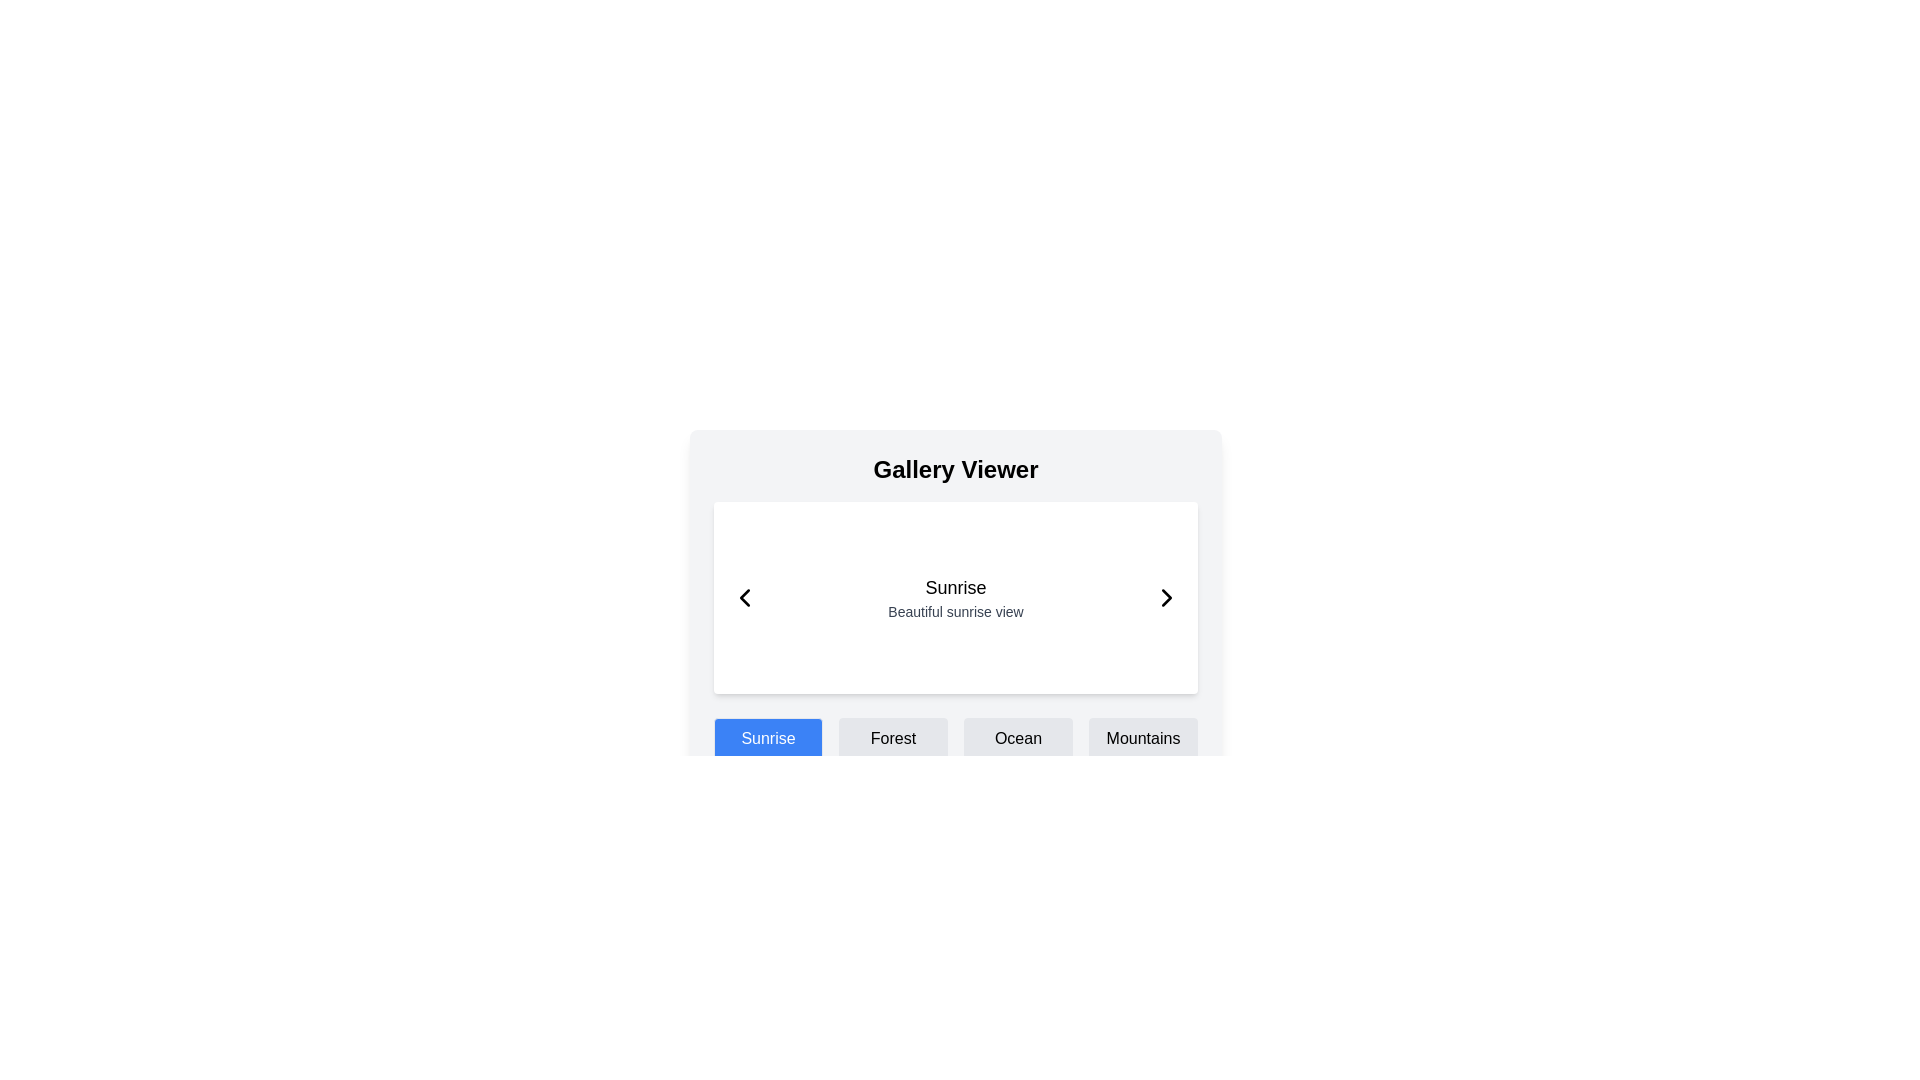  I want to click on the rectangular button labeled 'Ocean' located near the bottom of the interface, so click(1018, 739).